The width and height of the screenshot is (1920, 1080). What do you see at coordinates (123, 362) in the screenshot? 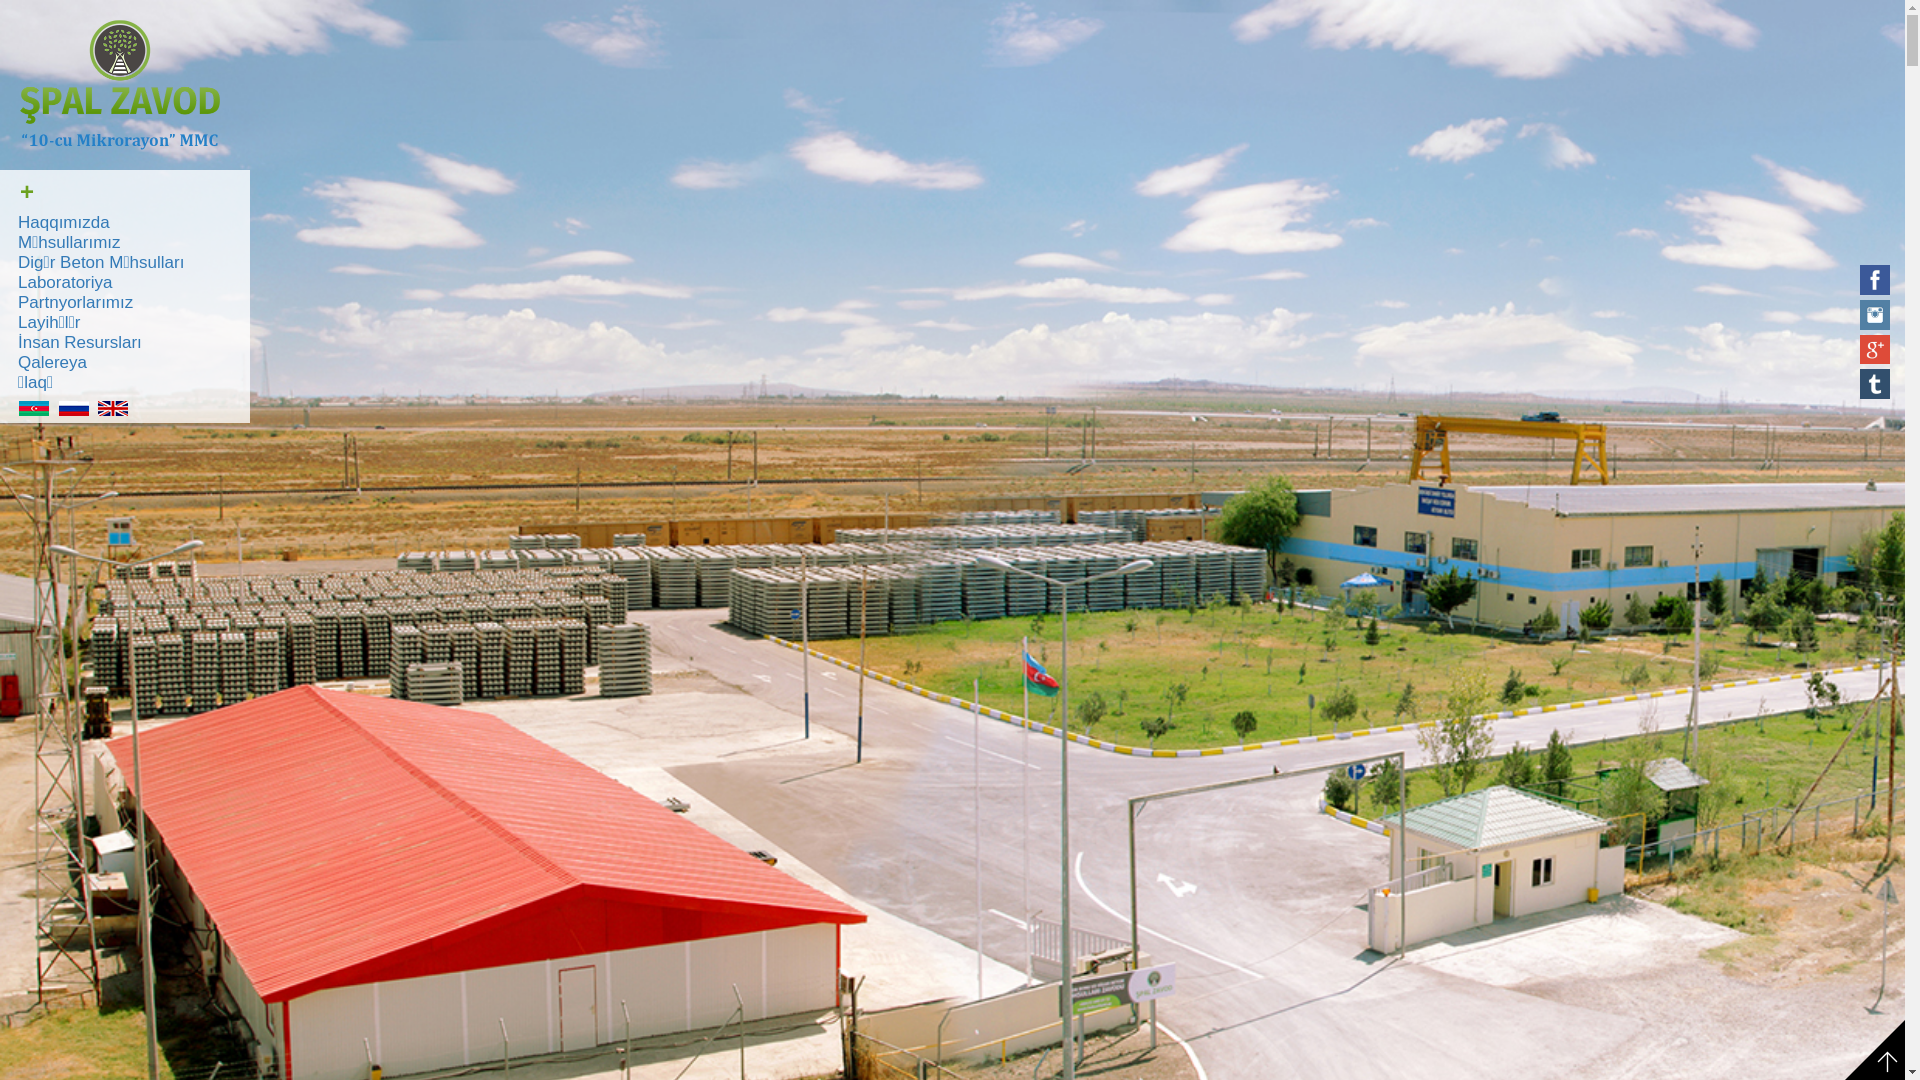
I see `'Qalereya'` at bounding box center [123, 362].